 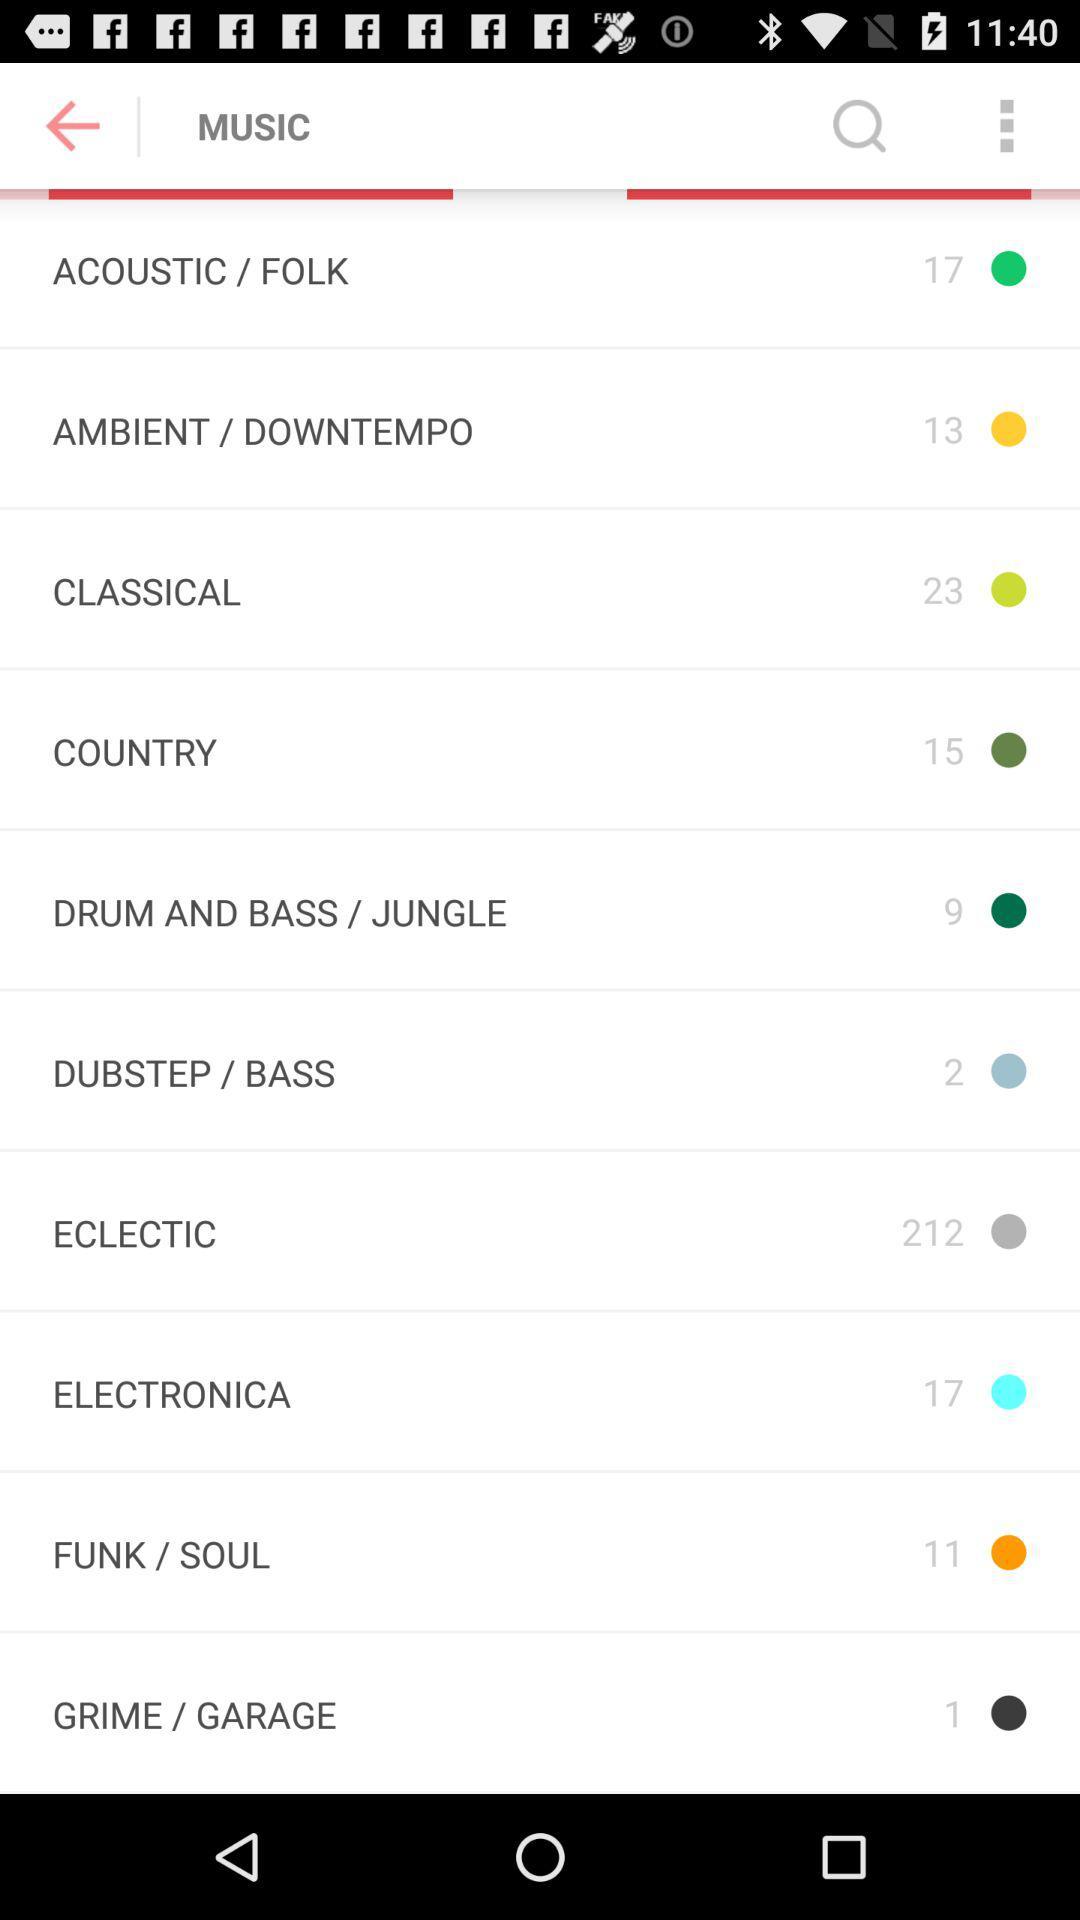 What do you see at coordinates (170, 1390) in the screenshot?
I see `the icon next to the 212 icon` at bounding box center [170, 1390].